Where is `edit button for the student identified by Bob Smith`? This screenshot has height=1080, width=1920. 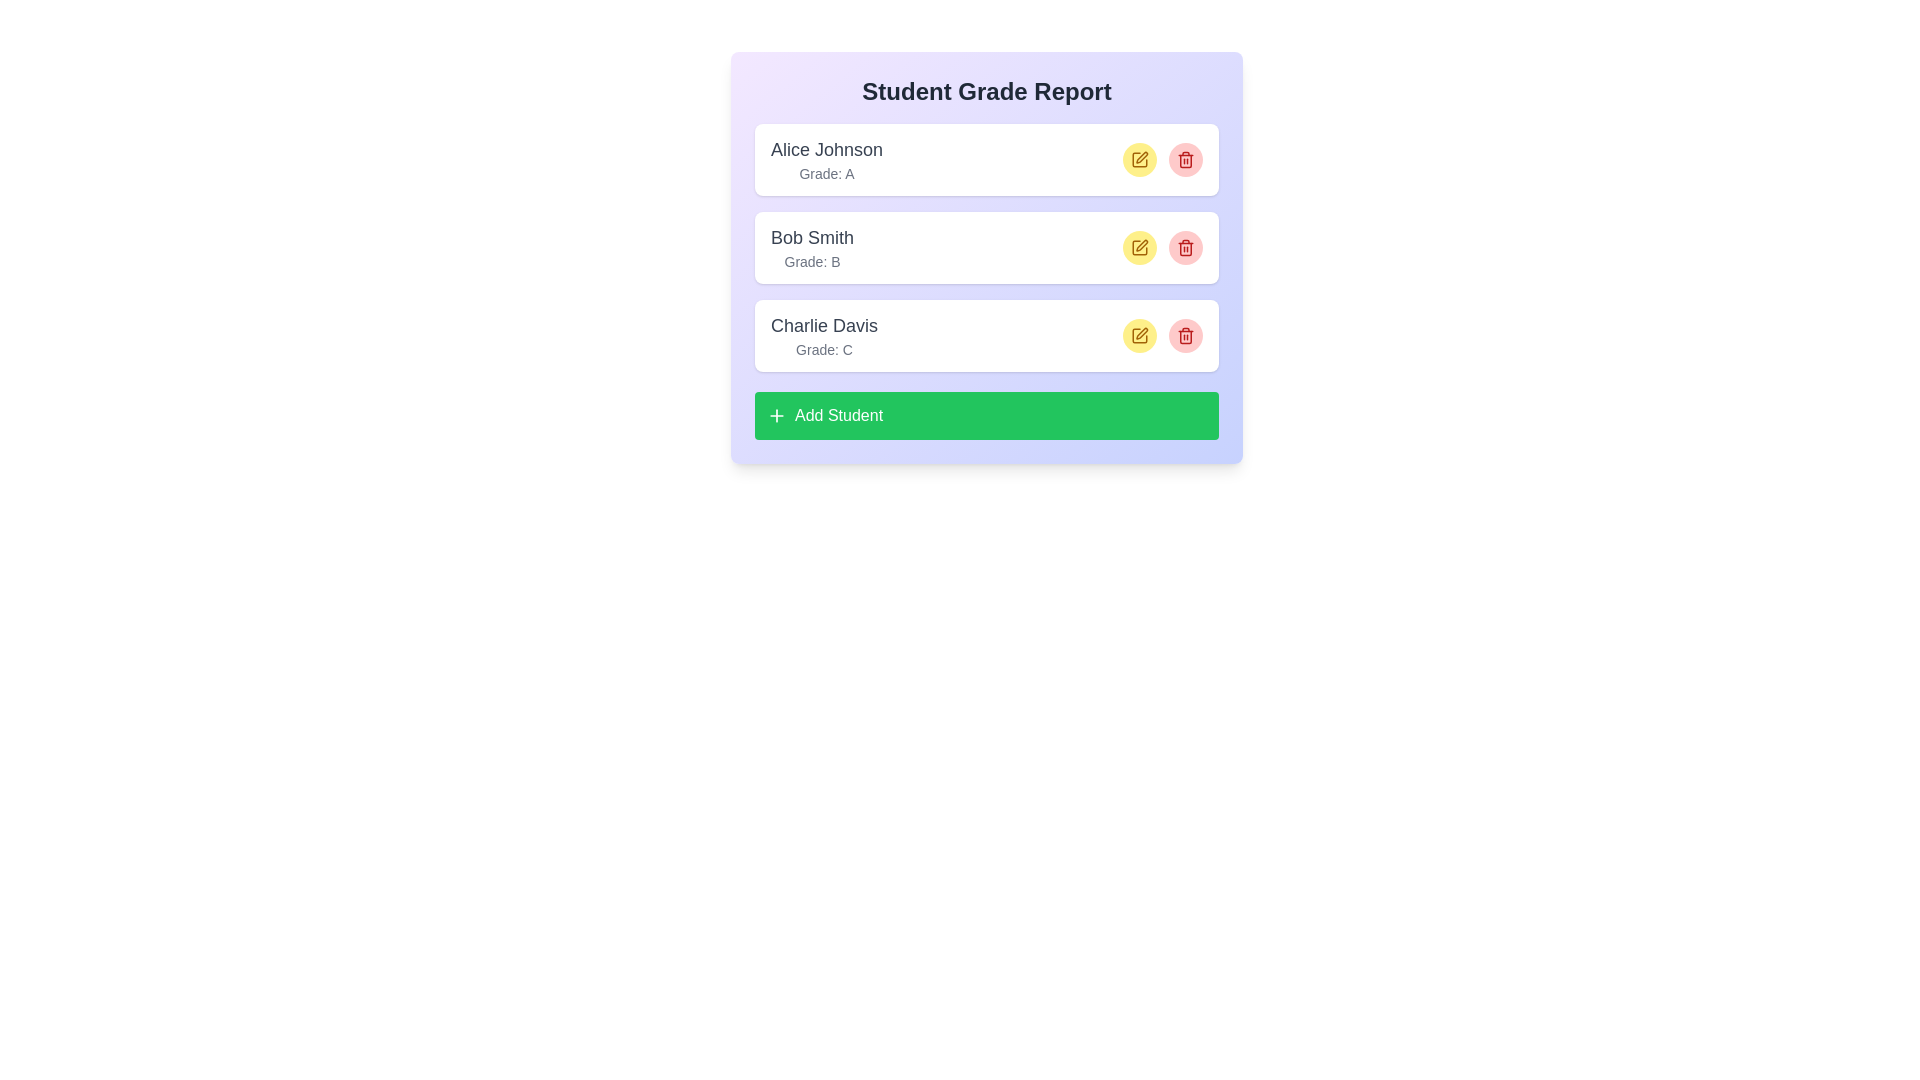 edit button for the student identified by Bob Smith is located at coordinates (1140, 246).